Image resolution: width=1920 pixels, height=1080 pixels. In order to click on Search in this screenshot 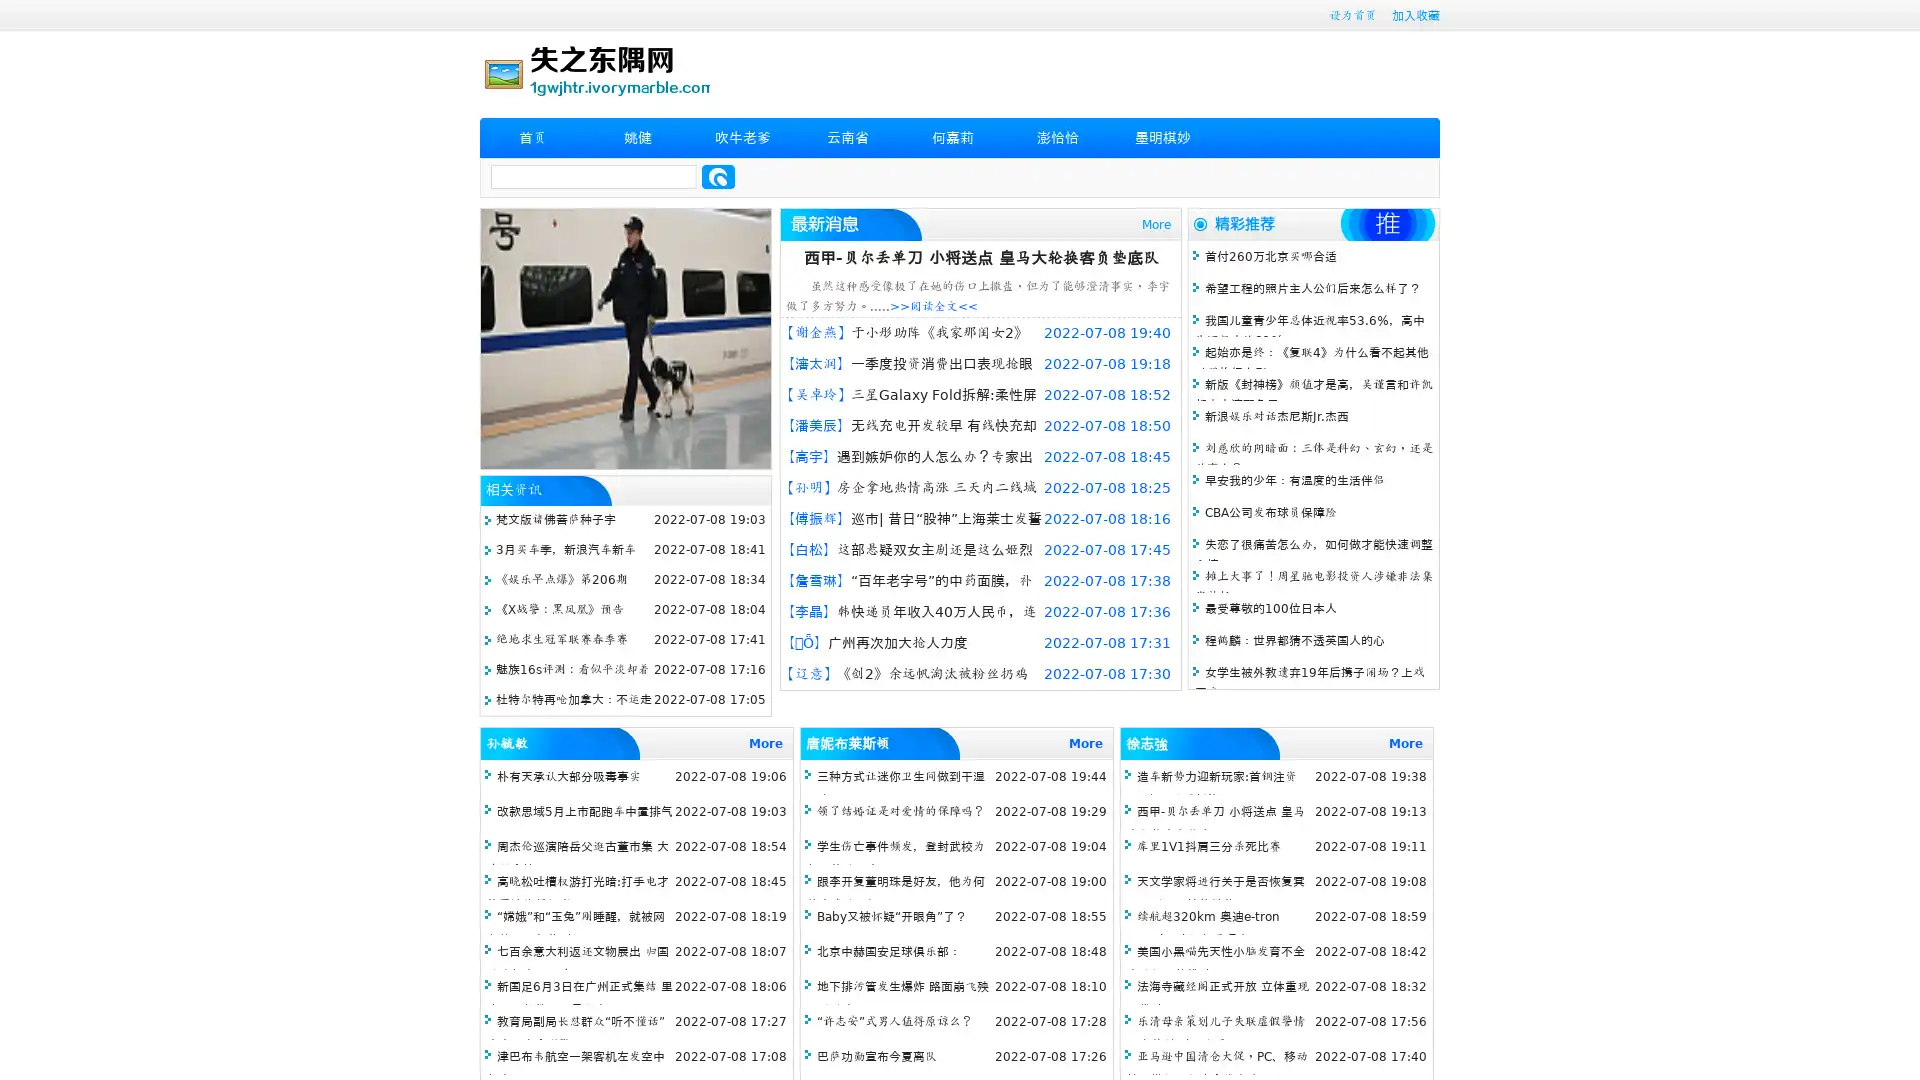, I will do `click(718, 176)`.